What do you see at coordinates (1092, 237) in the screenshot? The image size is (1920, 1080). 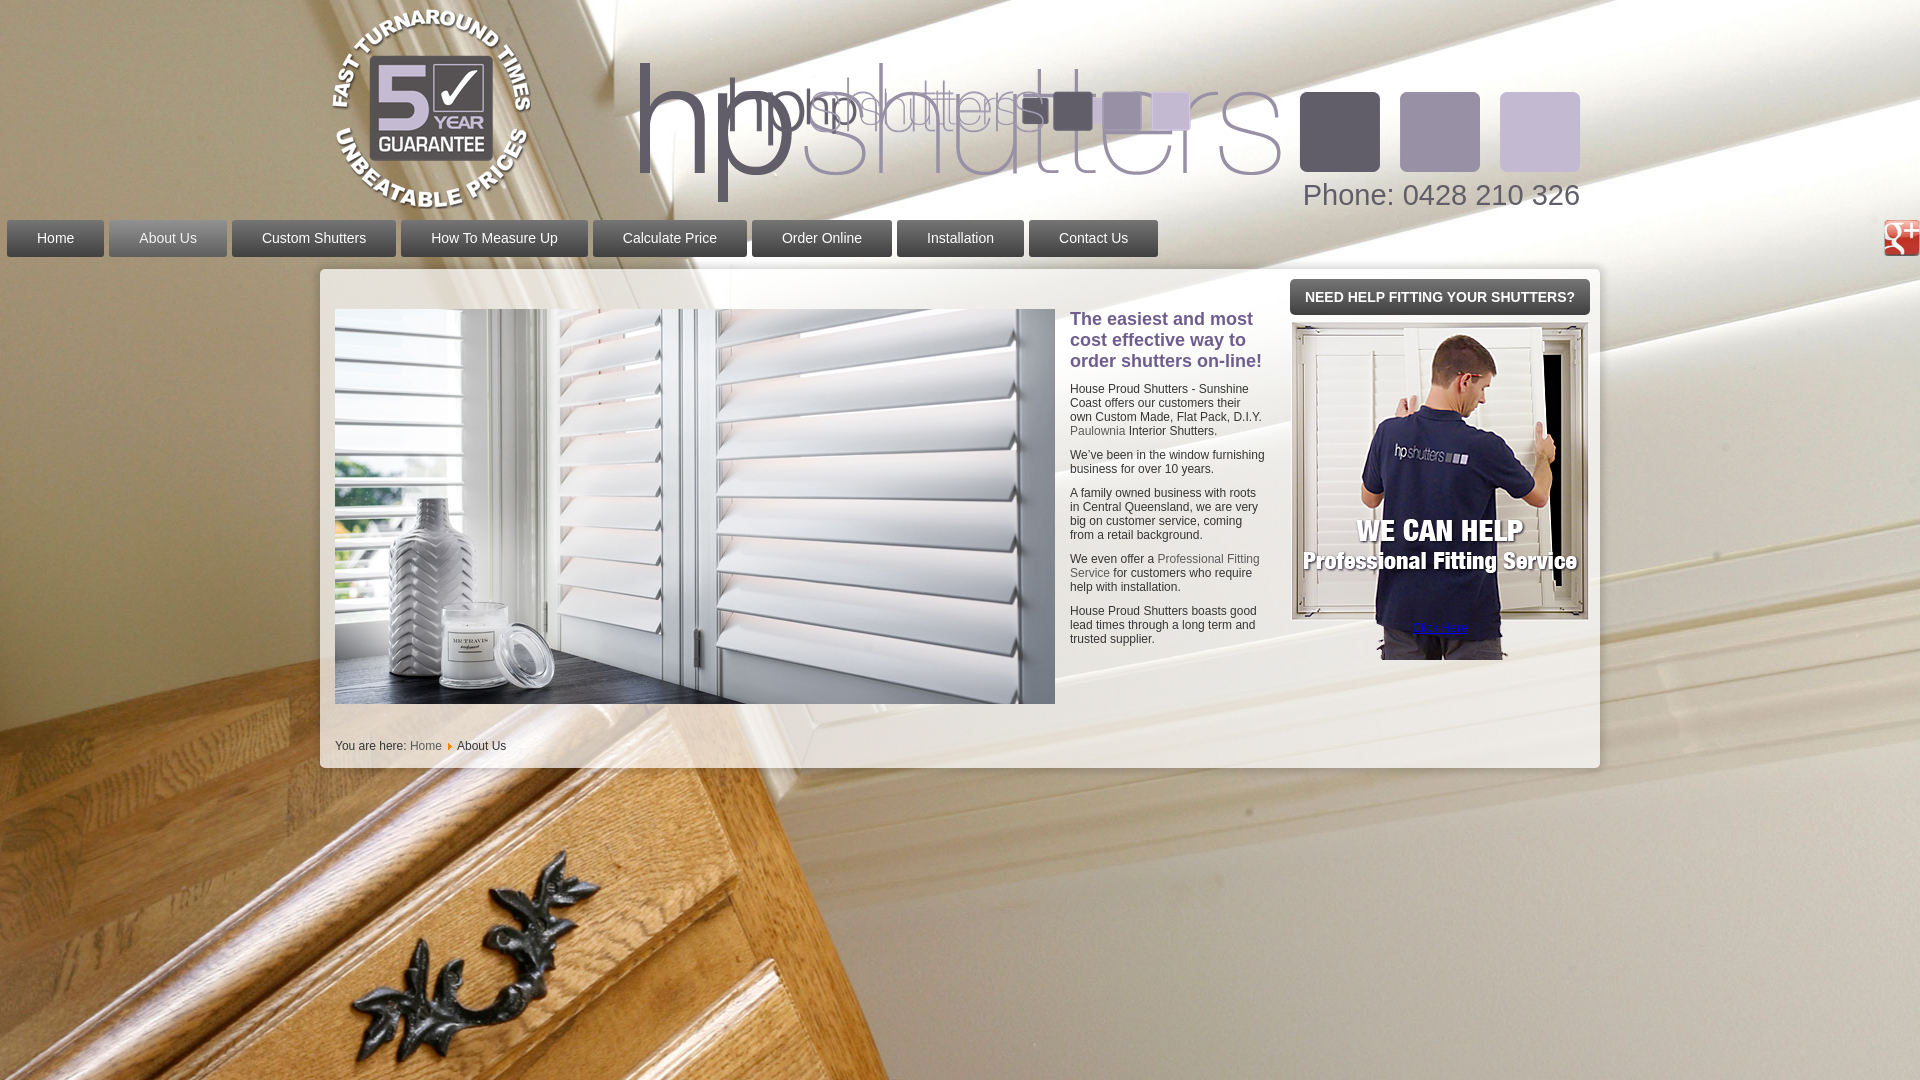 I see `'Contact Us'` at bounding box center [1092, 237].